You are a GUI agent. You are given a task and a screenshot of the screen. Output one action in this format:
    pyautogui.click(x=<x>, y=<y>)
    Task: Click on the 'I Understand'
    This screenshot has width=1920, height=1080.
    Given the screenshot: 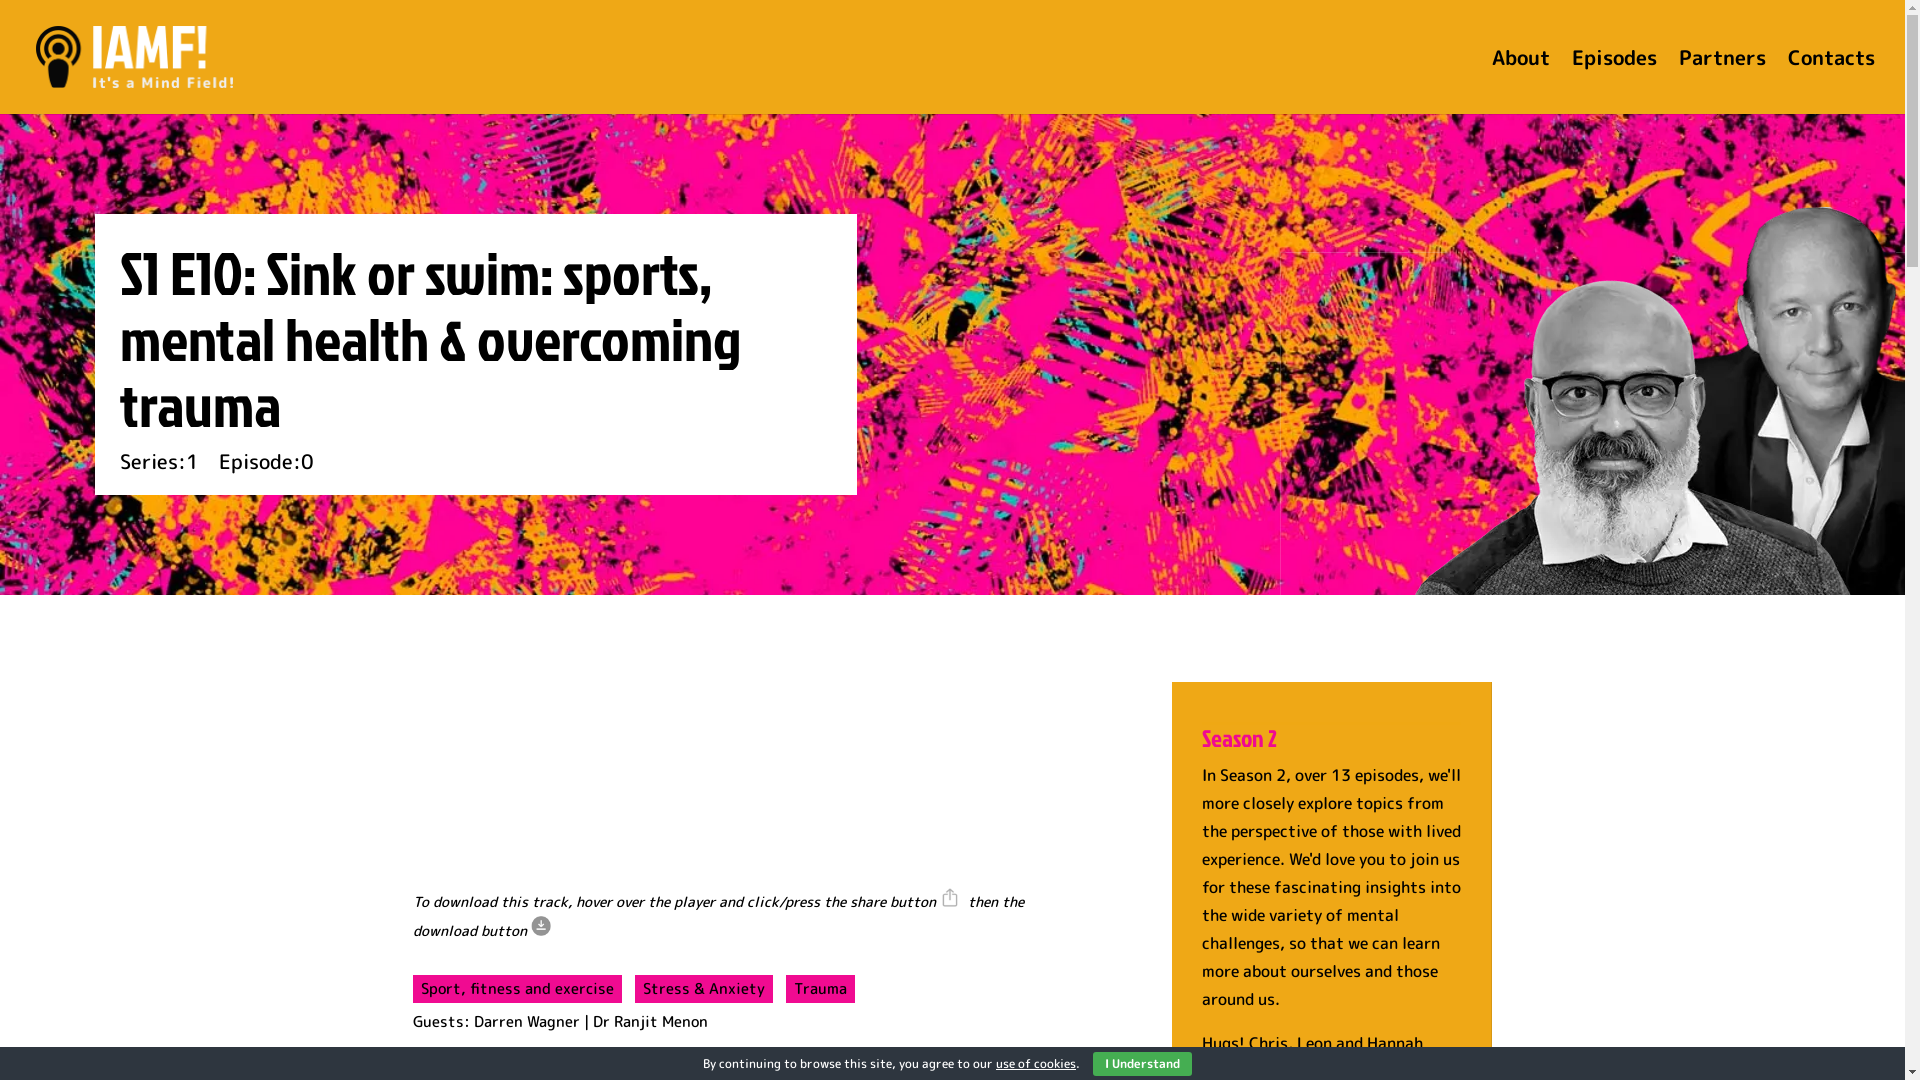 What is the action you would take?
    pyautogui.click(x=1142, y=1063)
    